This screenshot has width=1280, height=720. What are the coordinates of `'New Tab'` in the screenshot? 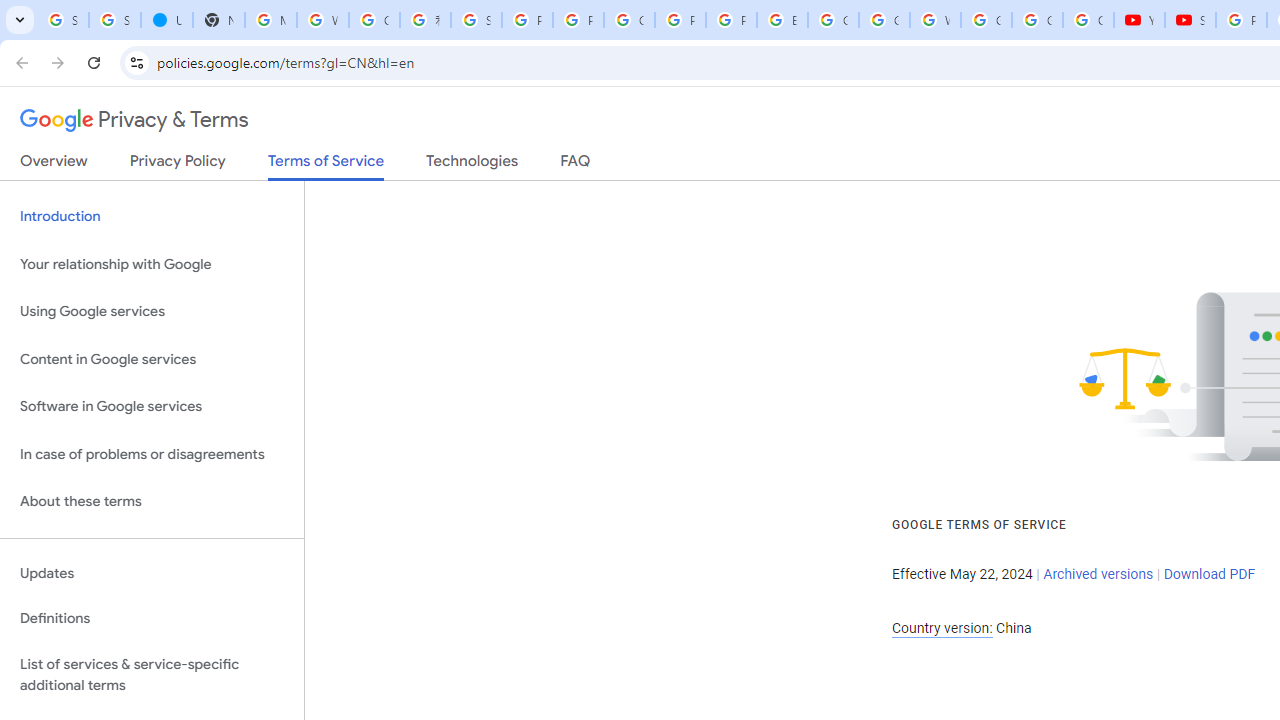 It's located at (218, 20).